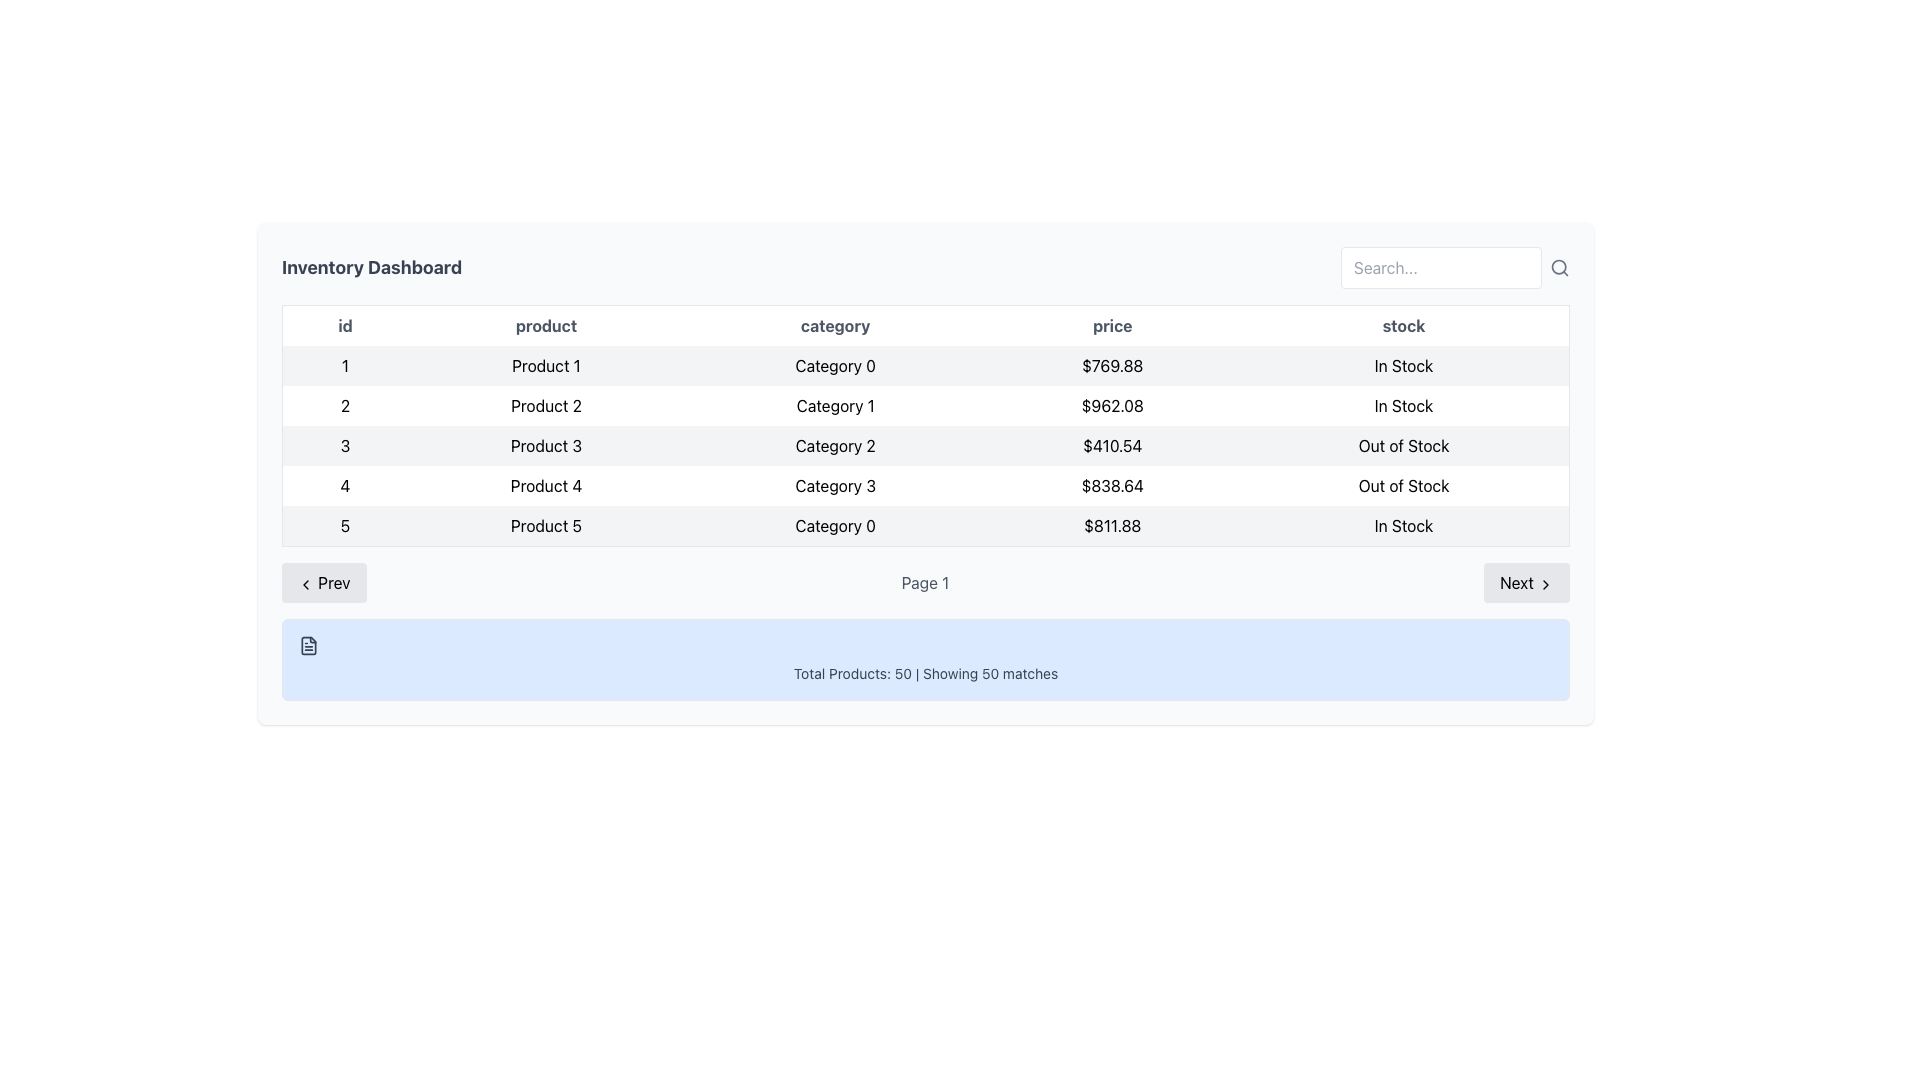  Describe the element at coordinates (1111, 405) in the screenshot. I see `on the price text label '$962.08' located in the fourth column of the second row of the table` at that location.